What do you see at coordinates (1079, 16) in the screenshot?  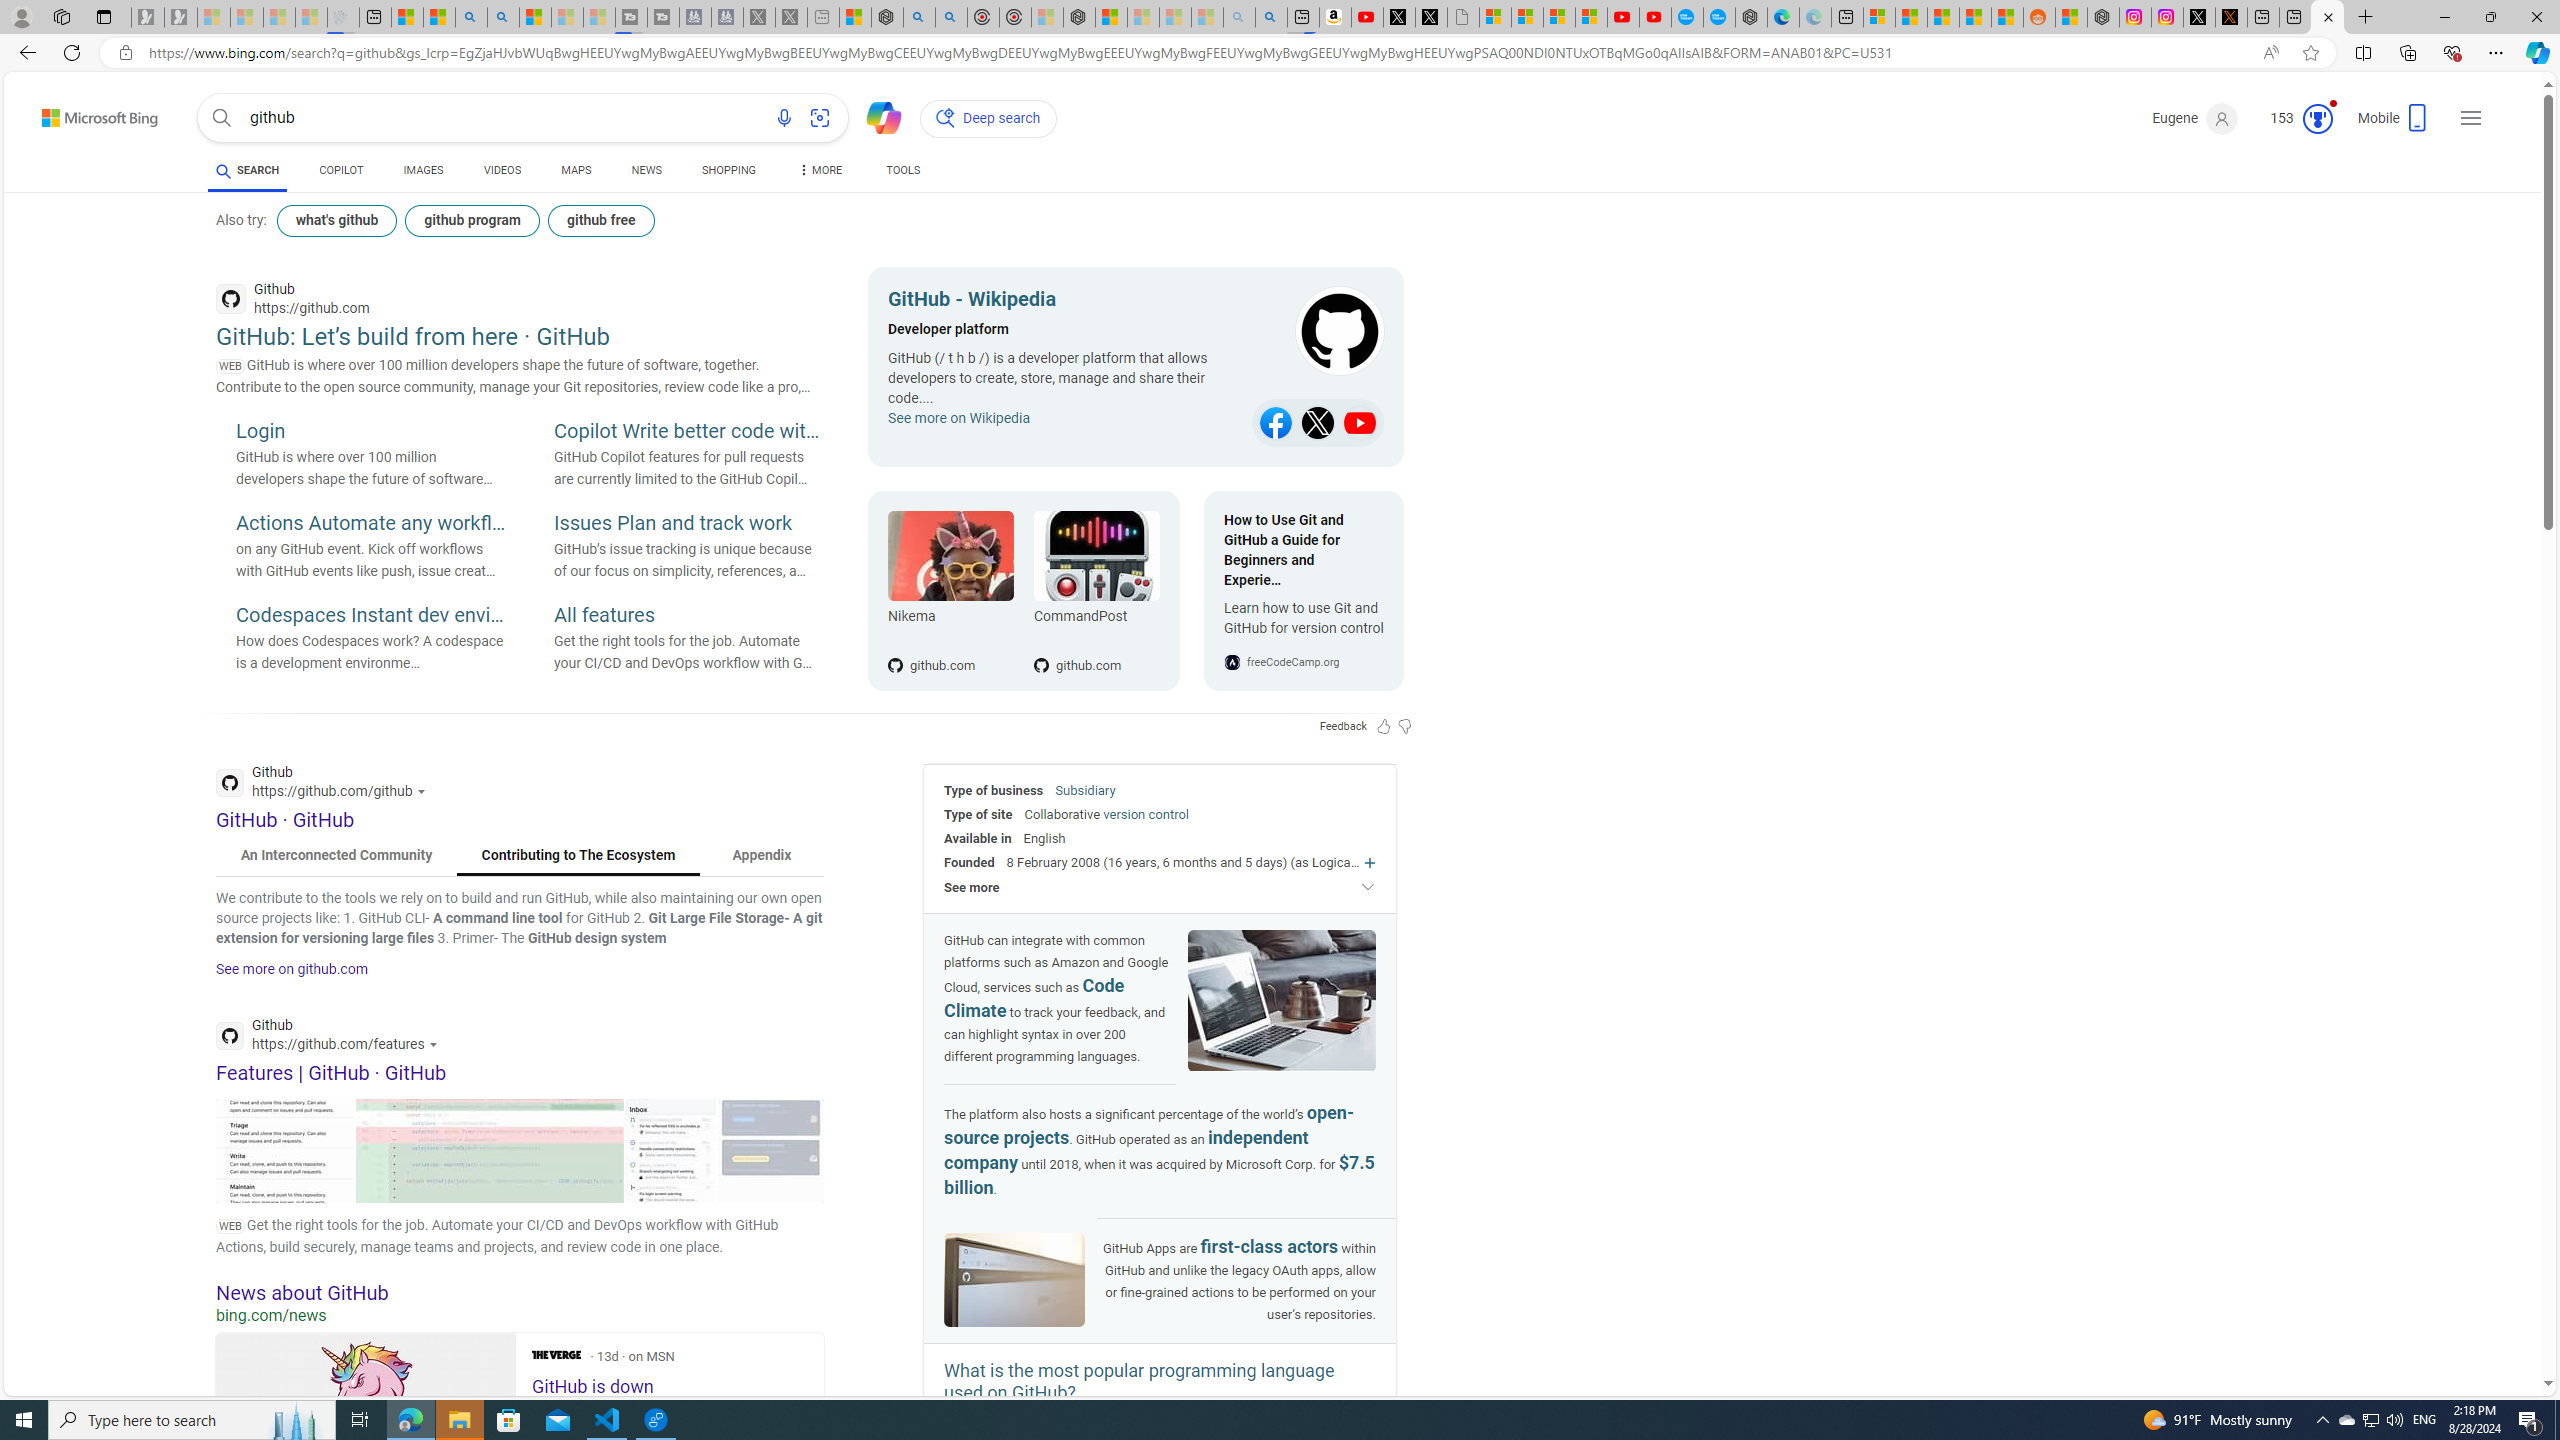 I see `'Nordace - Nordace Siena Is Not An Ordinary Backpack'` at bounding box center [1079, 16].